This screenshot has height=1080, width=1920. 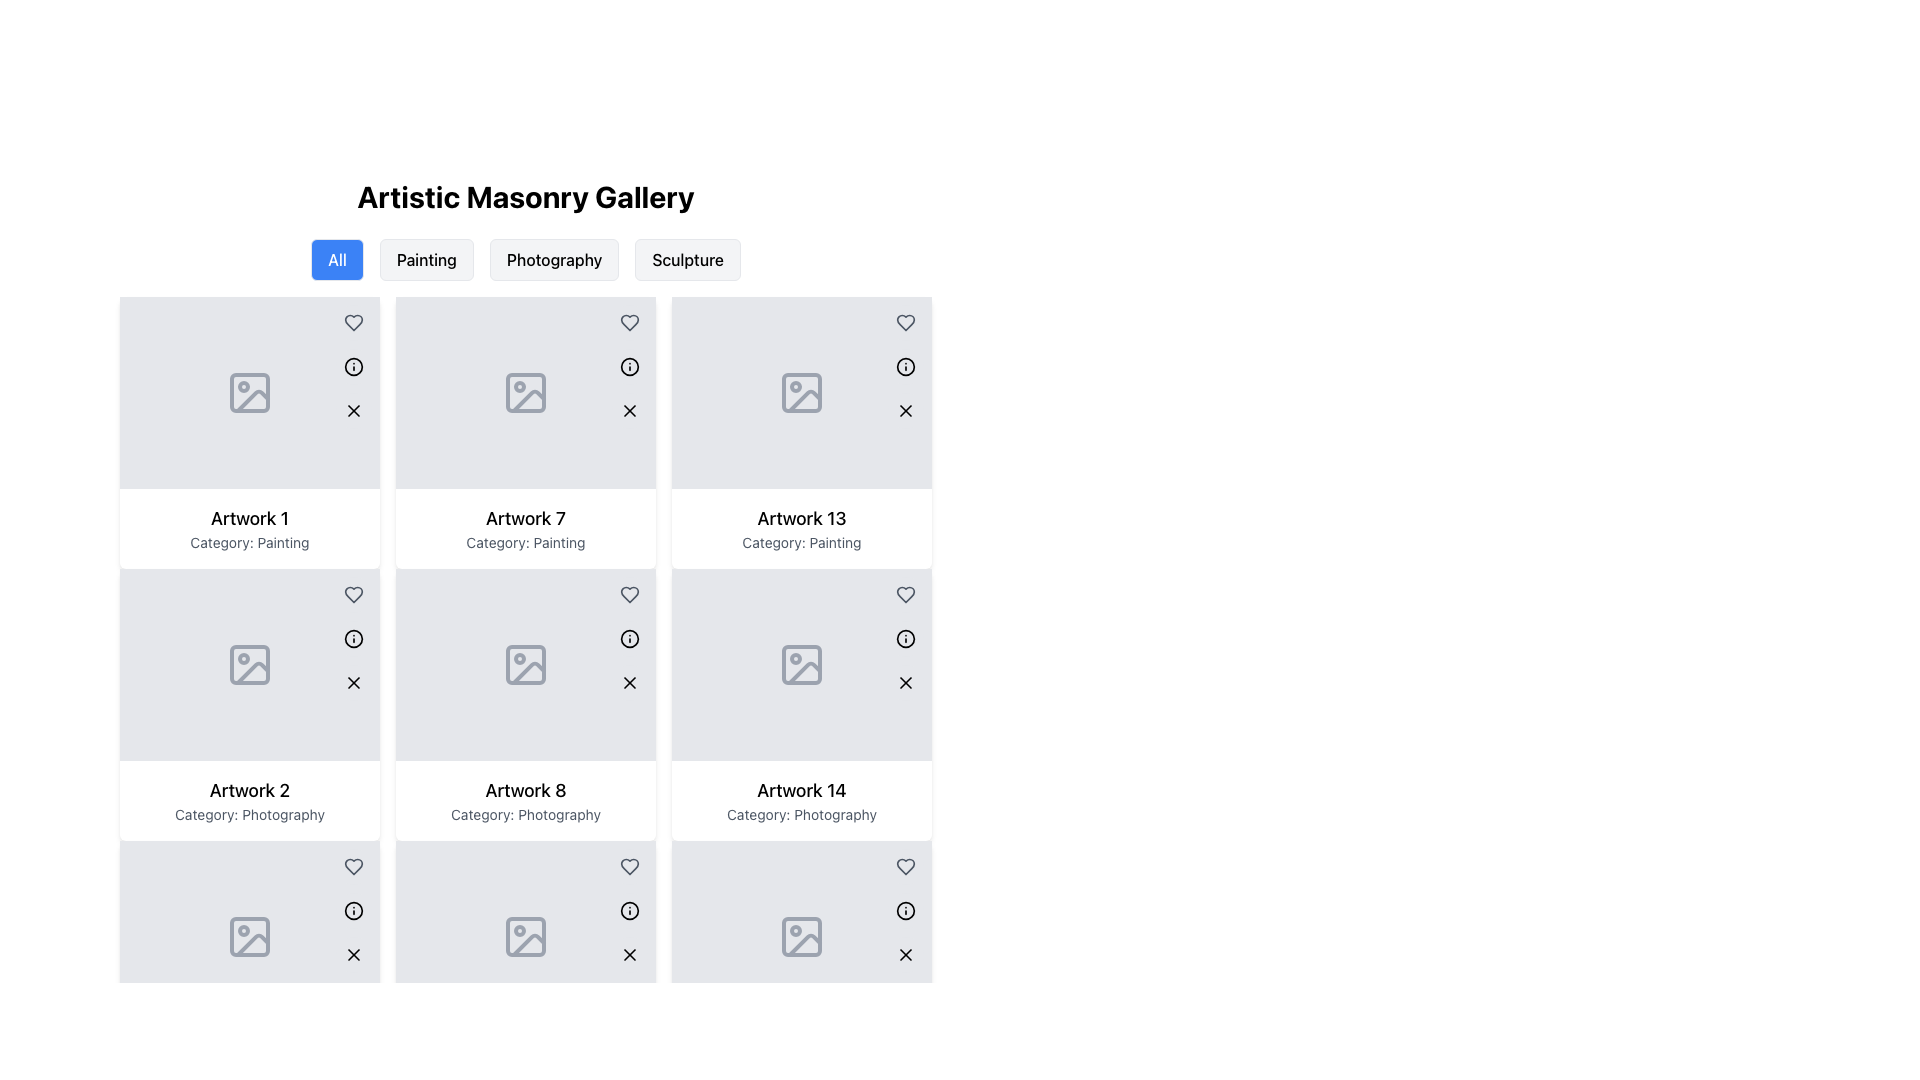 I want to click on the small cross-shaped icon within the light gray circular button located in the top-right area of the card labeled 'Artwork 13', so click(x=905, y=410).